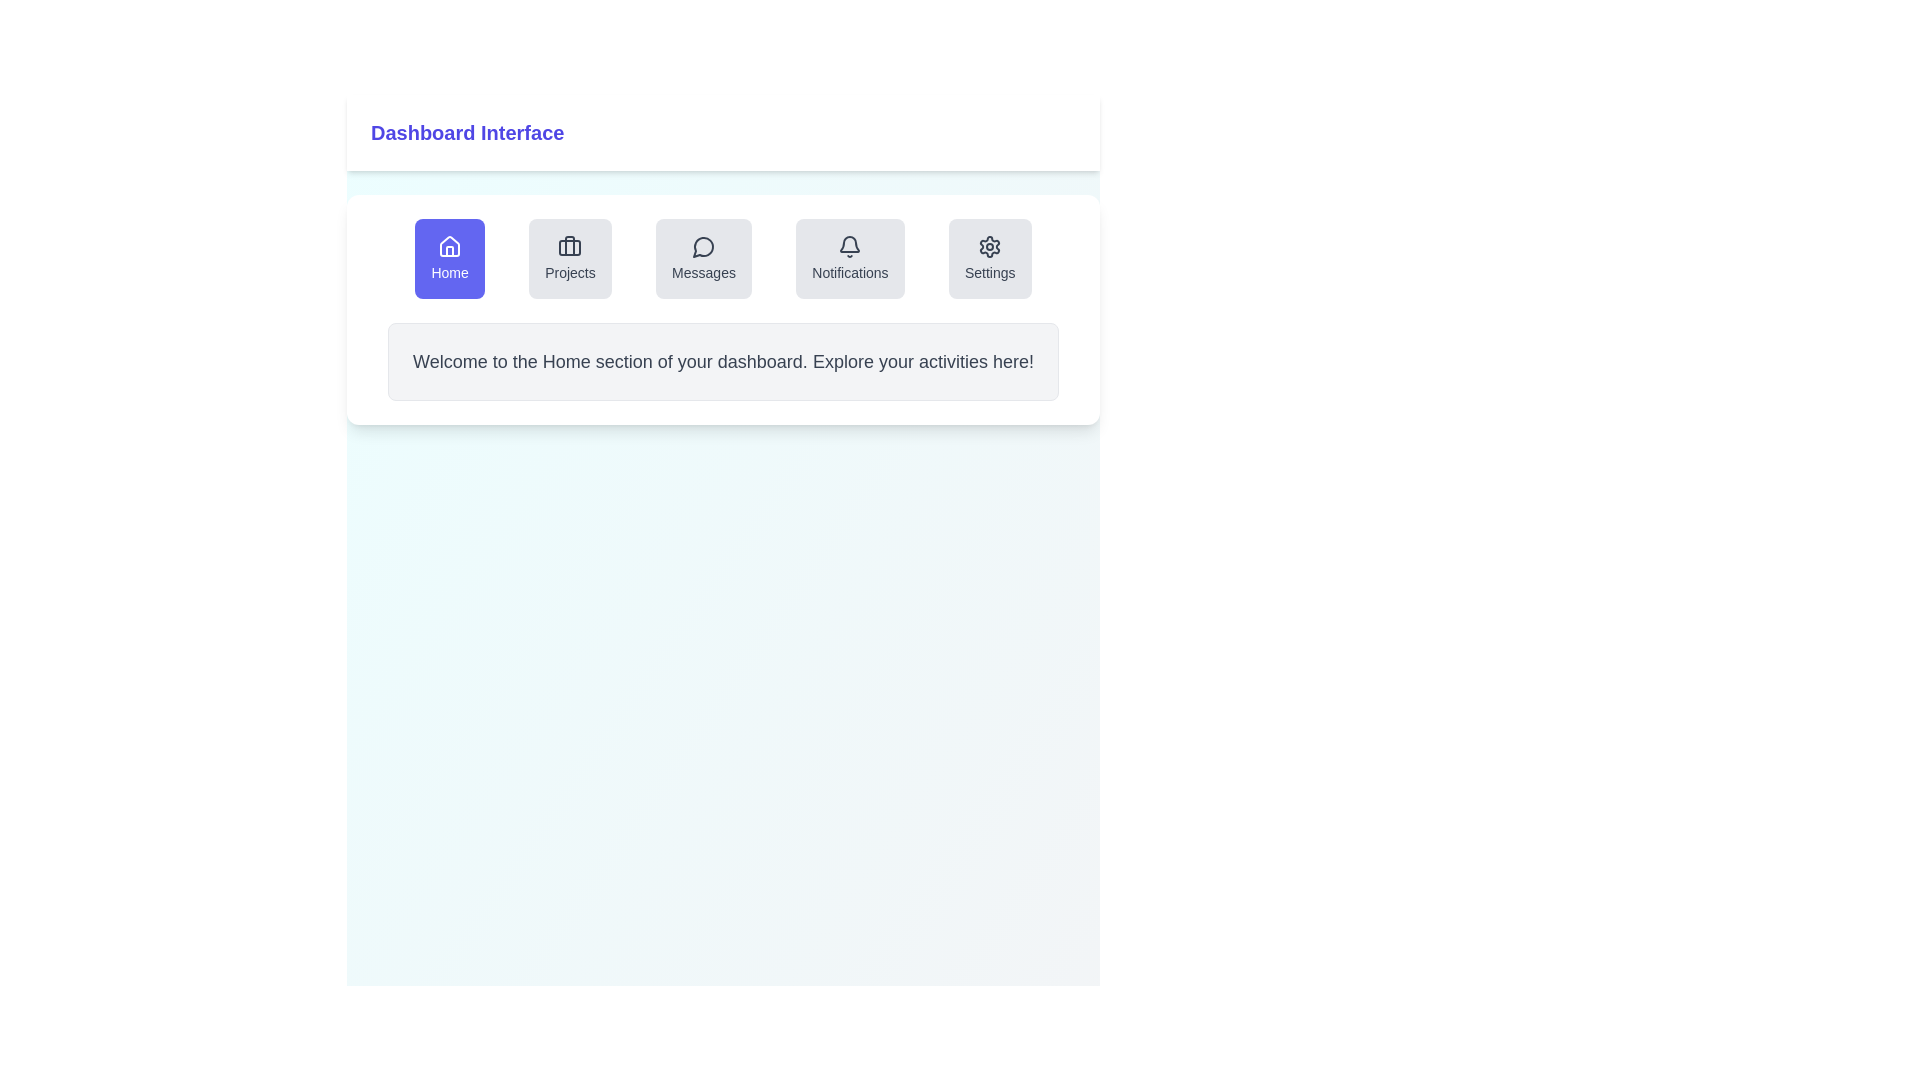 This screenshot has height=1080, width=1920. What do you see at coordinates (990, 245) in the screenshot?
I see `outer cogwheel part of the settings icon located in the top-right section of the main content area for its SVG properties` at bounding box center [990, 245].